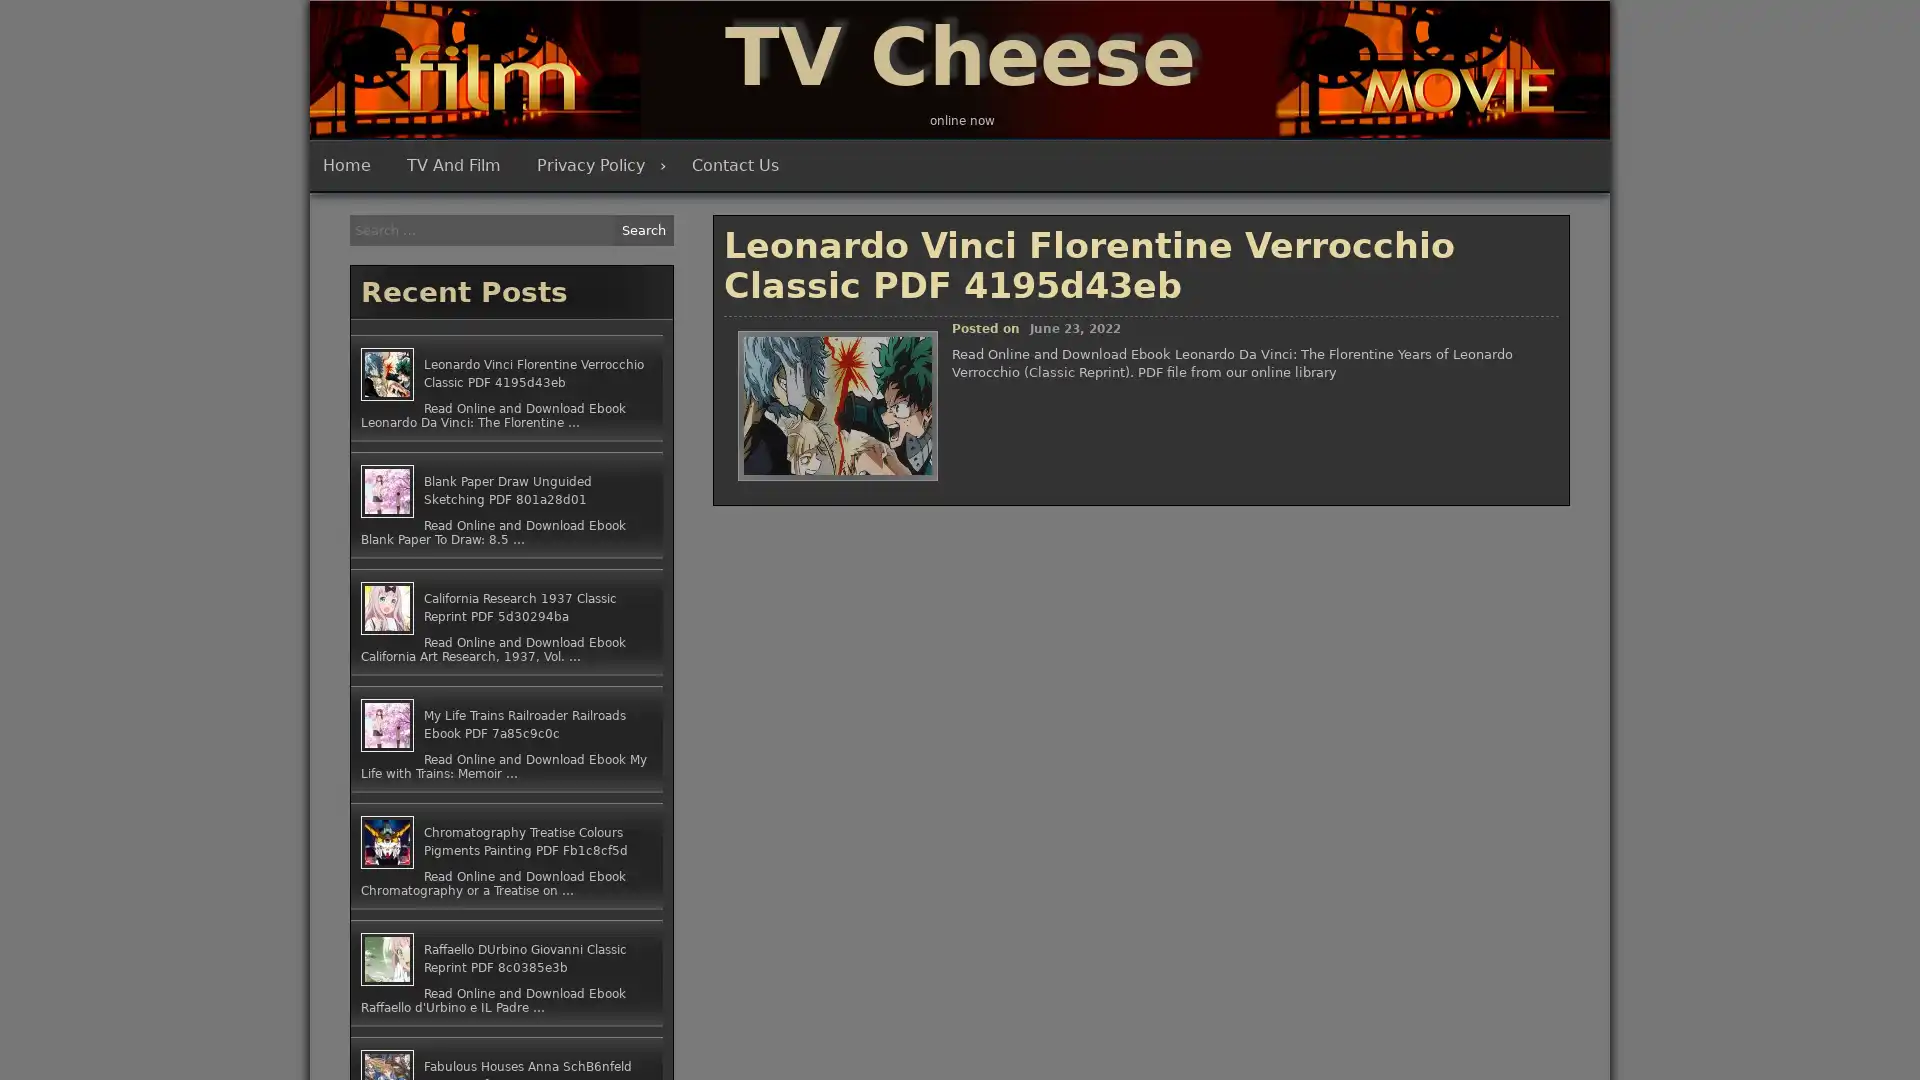 This screenshot has height=1080, width=1920. What do you see at coordinates (643, 229) in the screenshot?
I see `Search` at bounding box center [643, 229].